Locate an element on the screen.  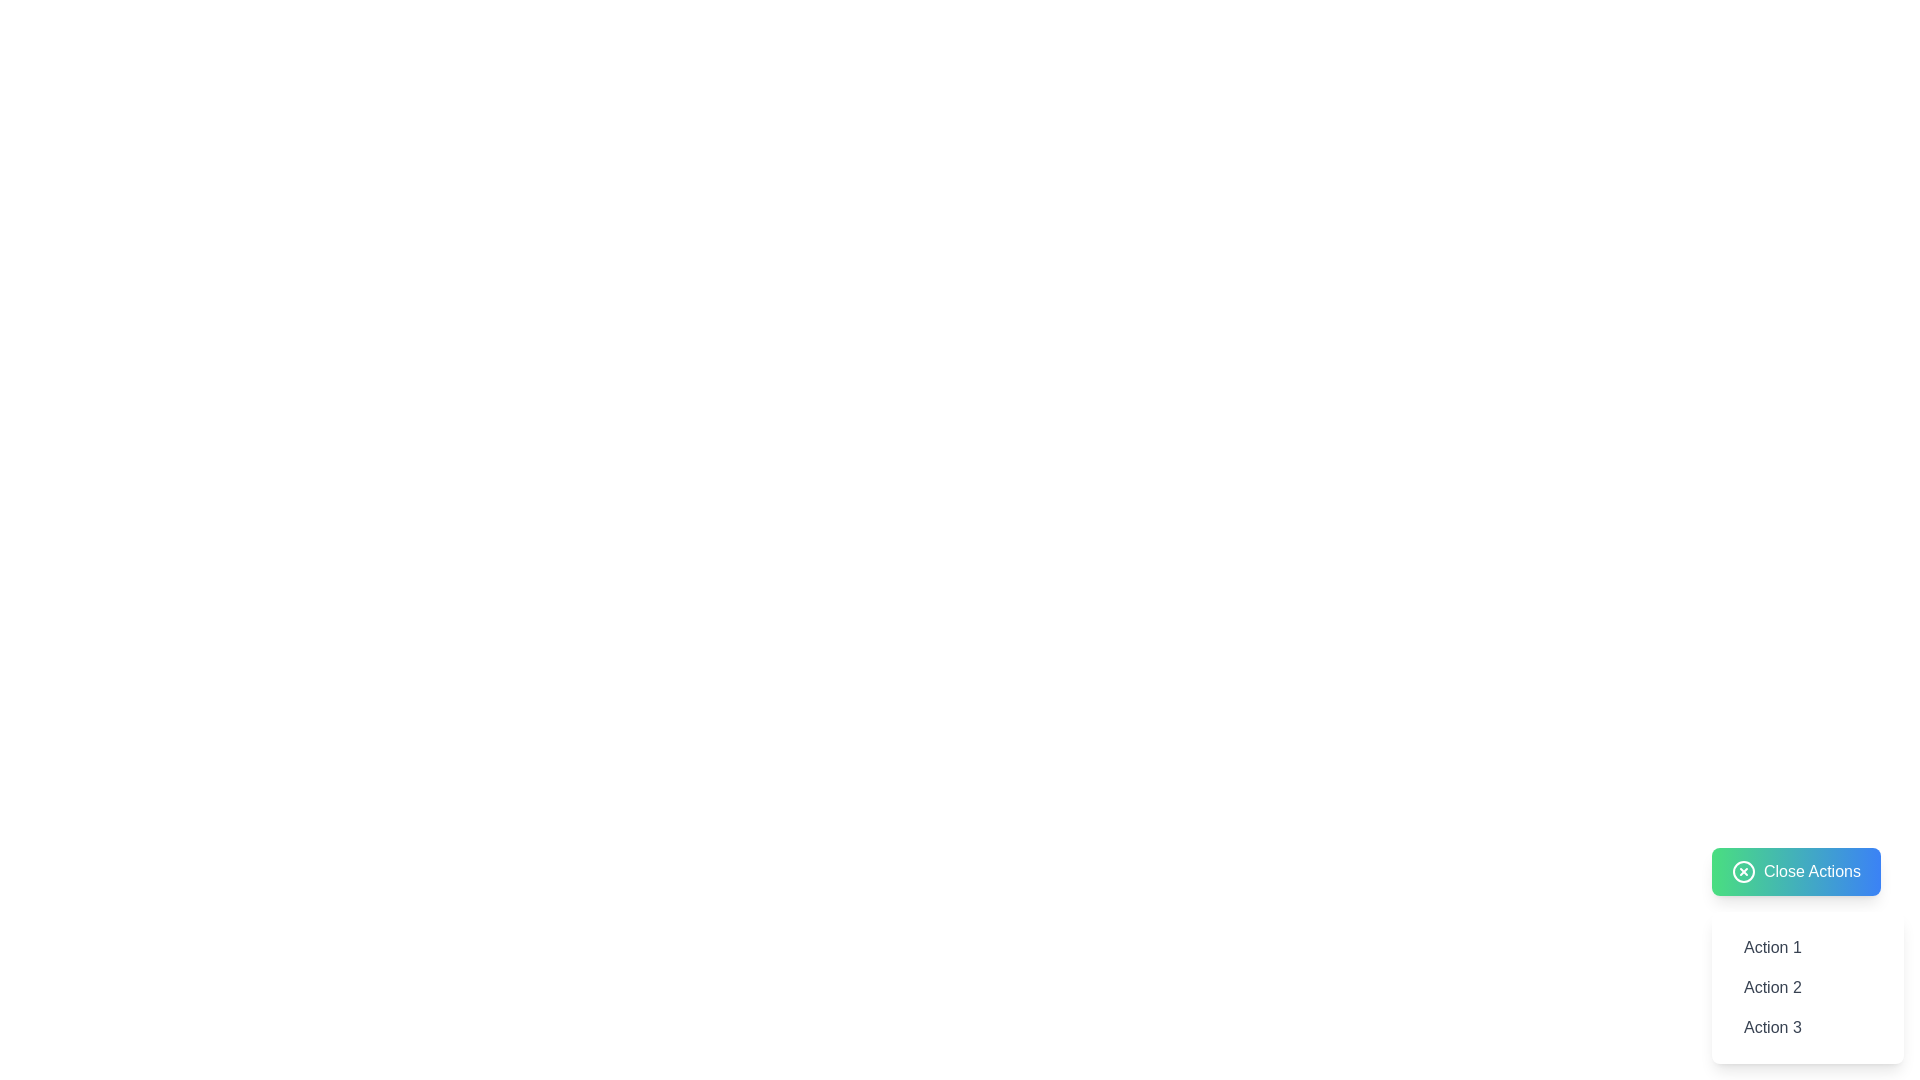
the 'Close Actions' button located at the bottom-right corner of the interface, which features a vibrant gradient background and an 'X' icon on the left is located at coordinates (1796, 870).